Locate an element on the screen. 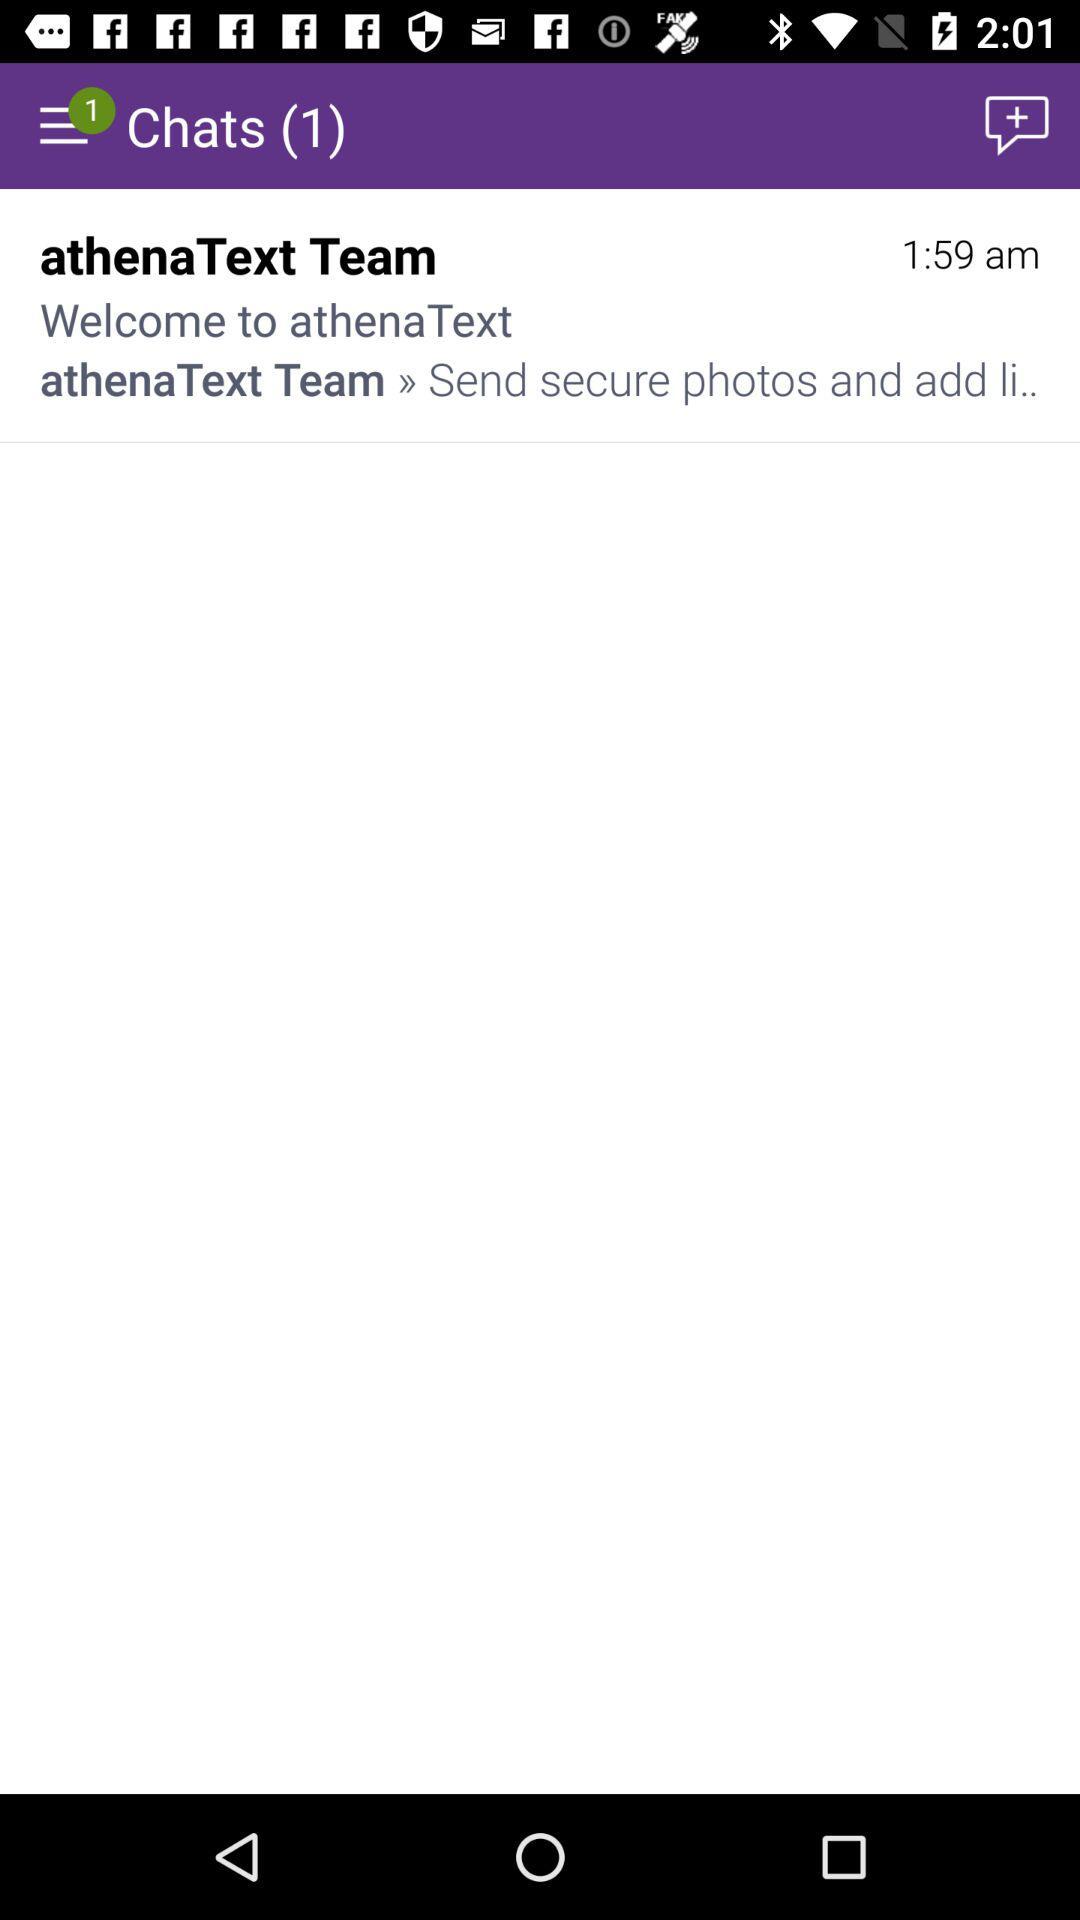 Image resolution: width=1080 pixels, height=1920 pixels. the 1:59 am item is located at coordinates (969, 253).